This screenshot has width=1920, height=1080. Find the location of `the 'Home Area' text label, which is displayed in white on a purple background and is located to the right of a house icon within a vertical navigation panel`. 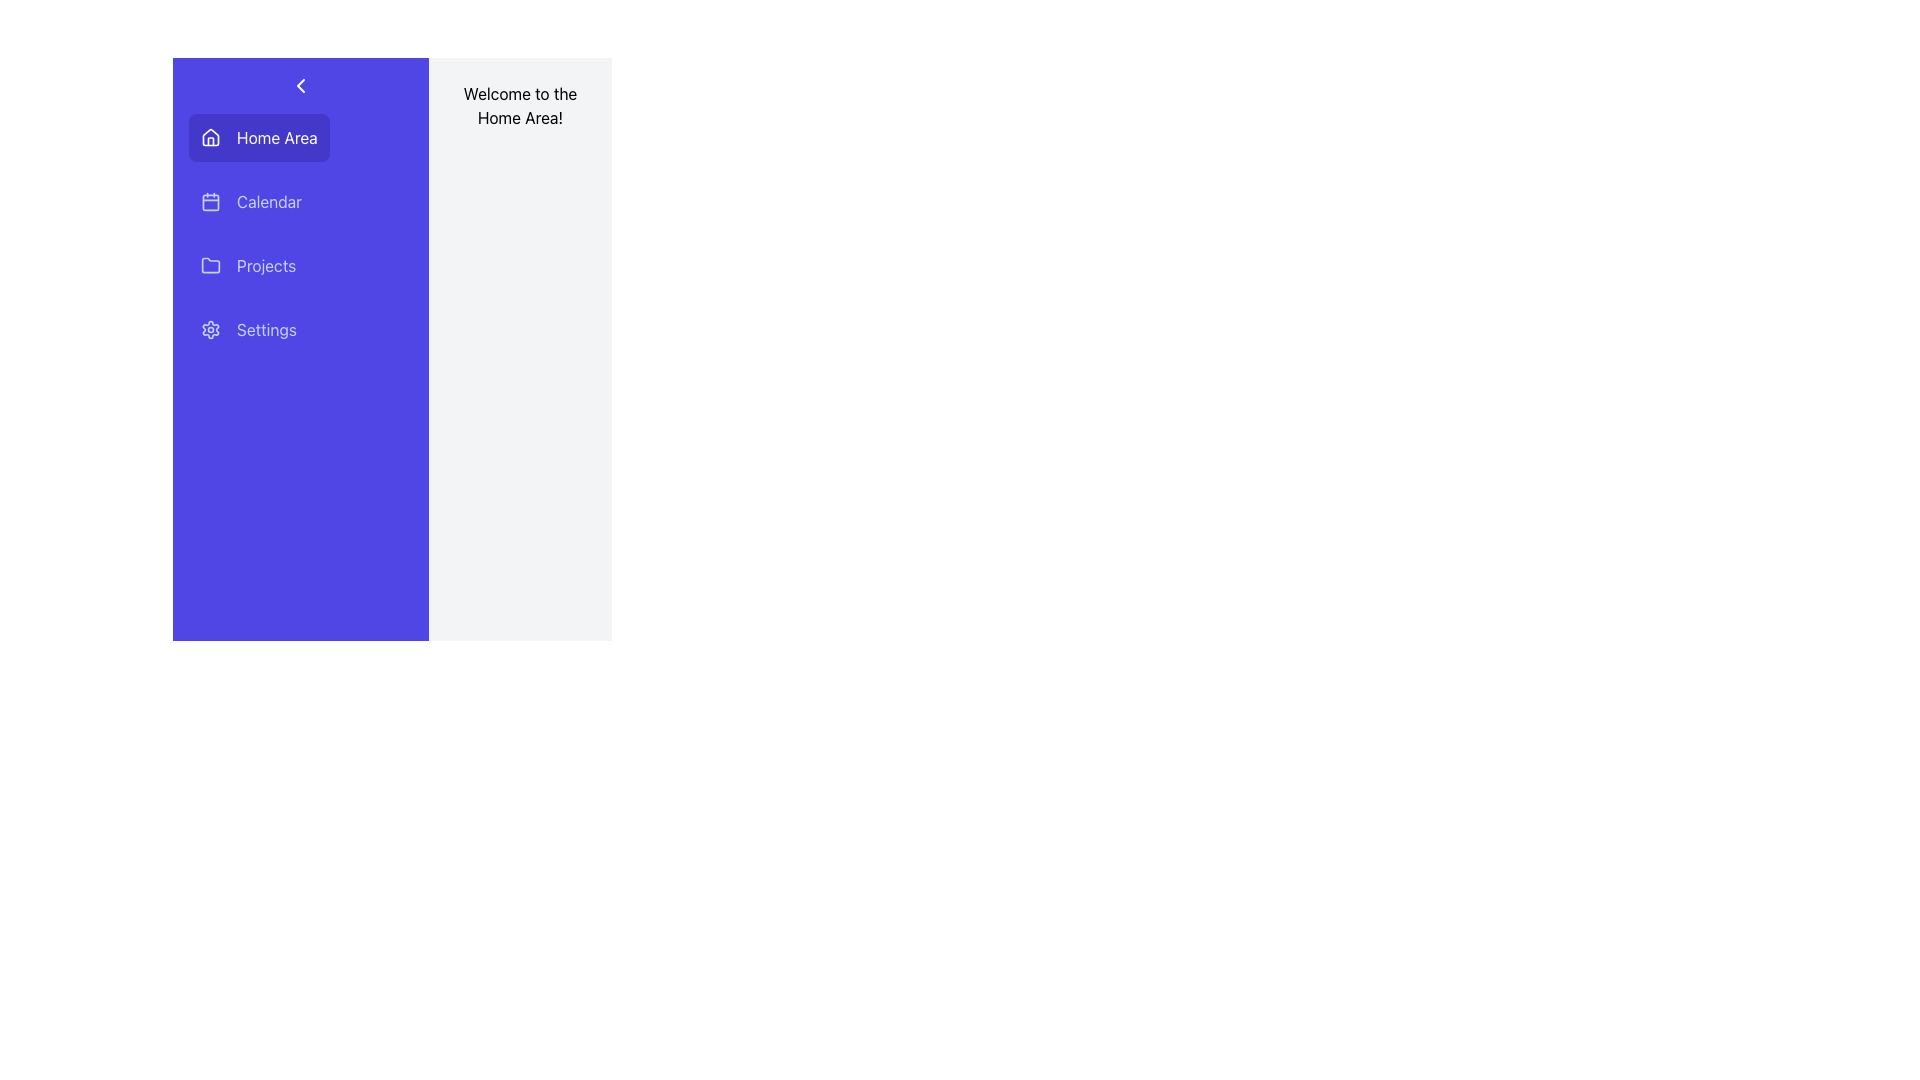

the 'Home Area' text label, which is displayed in white on a purple background and is located to the right of a house icon within a vertical navigation panel is located at coordinates (276, 137).